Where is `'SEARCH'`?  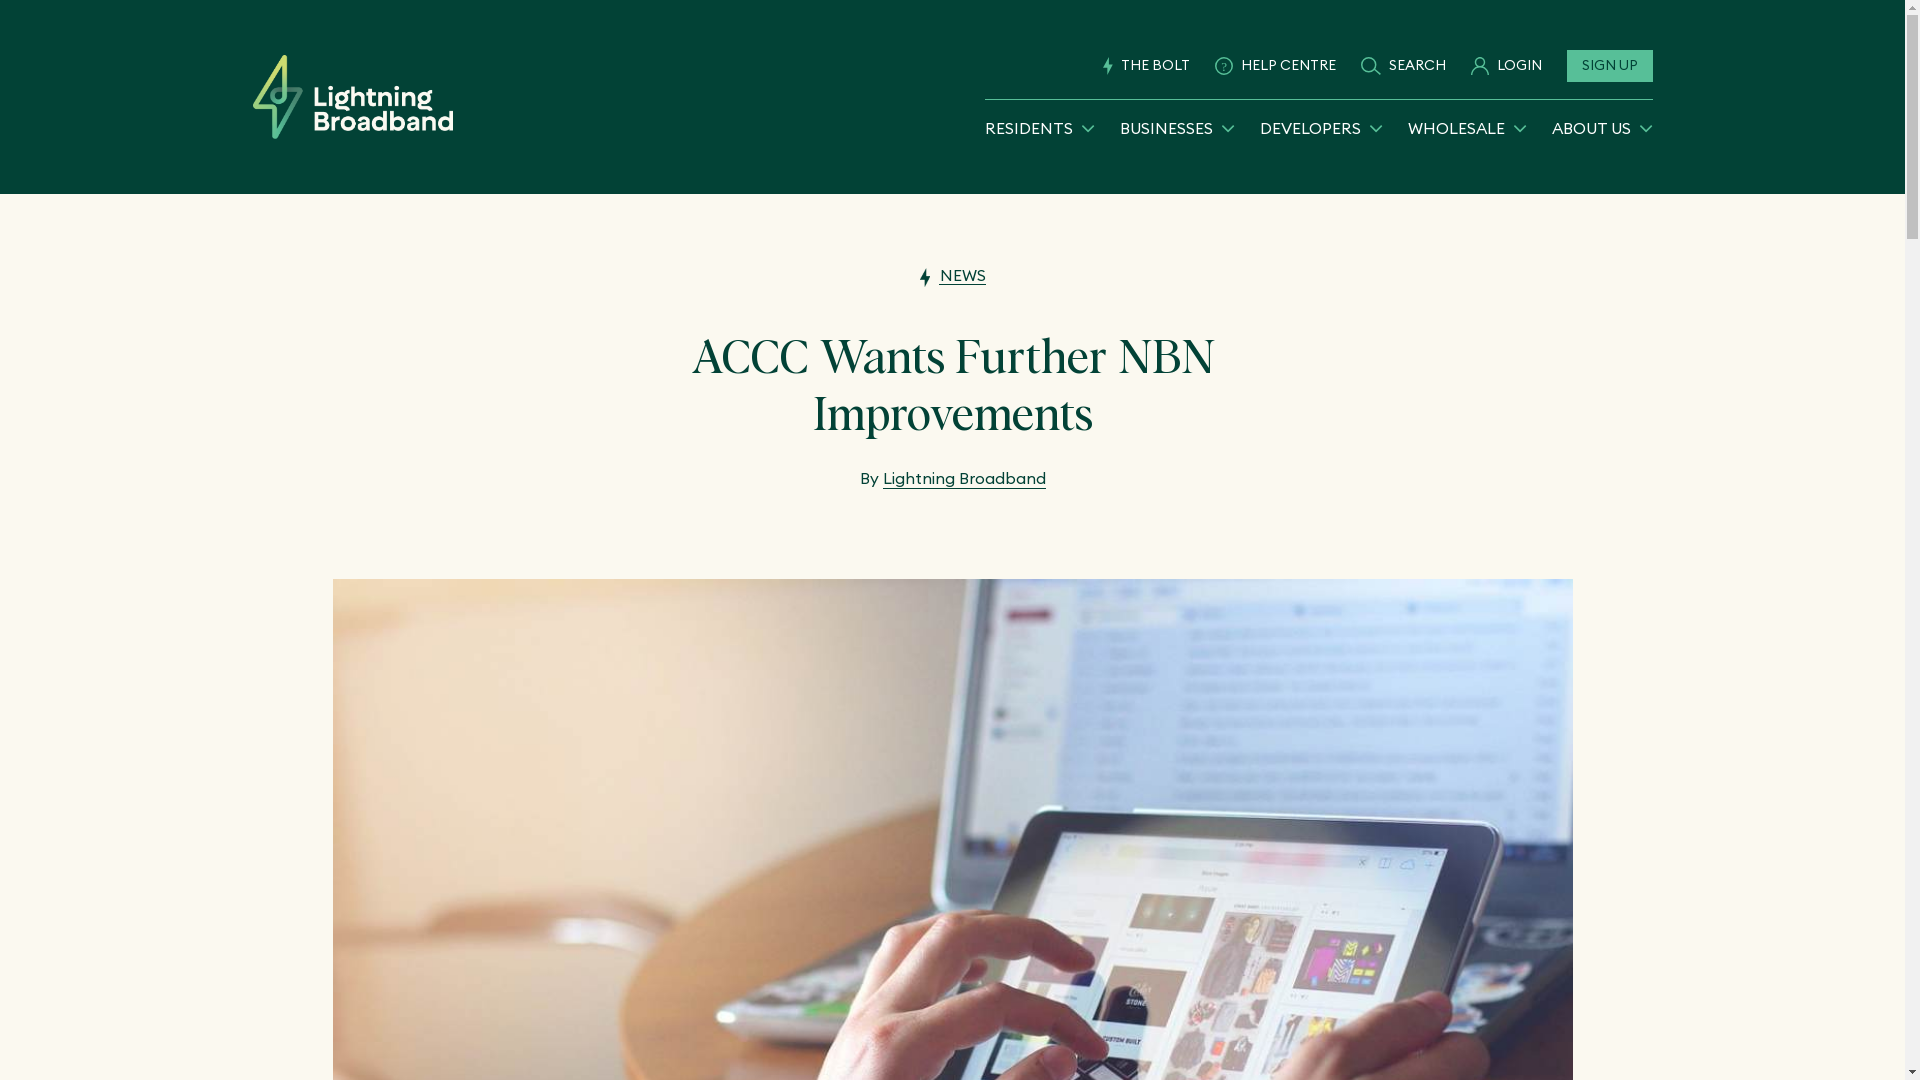 'SEARCH' is located at coordinates (1360, 64).